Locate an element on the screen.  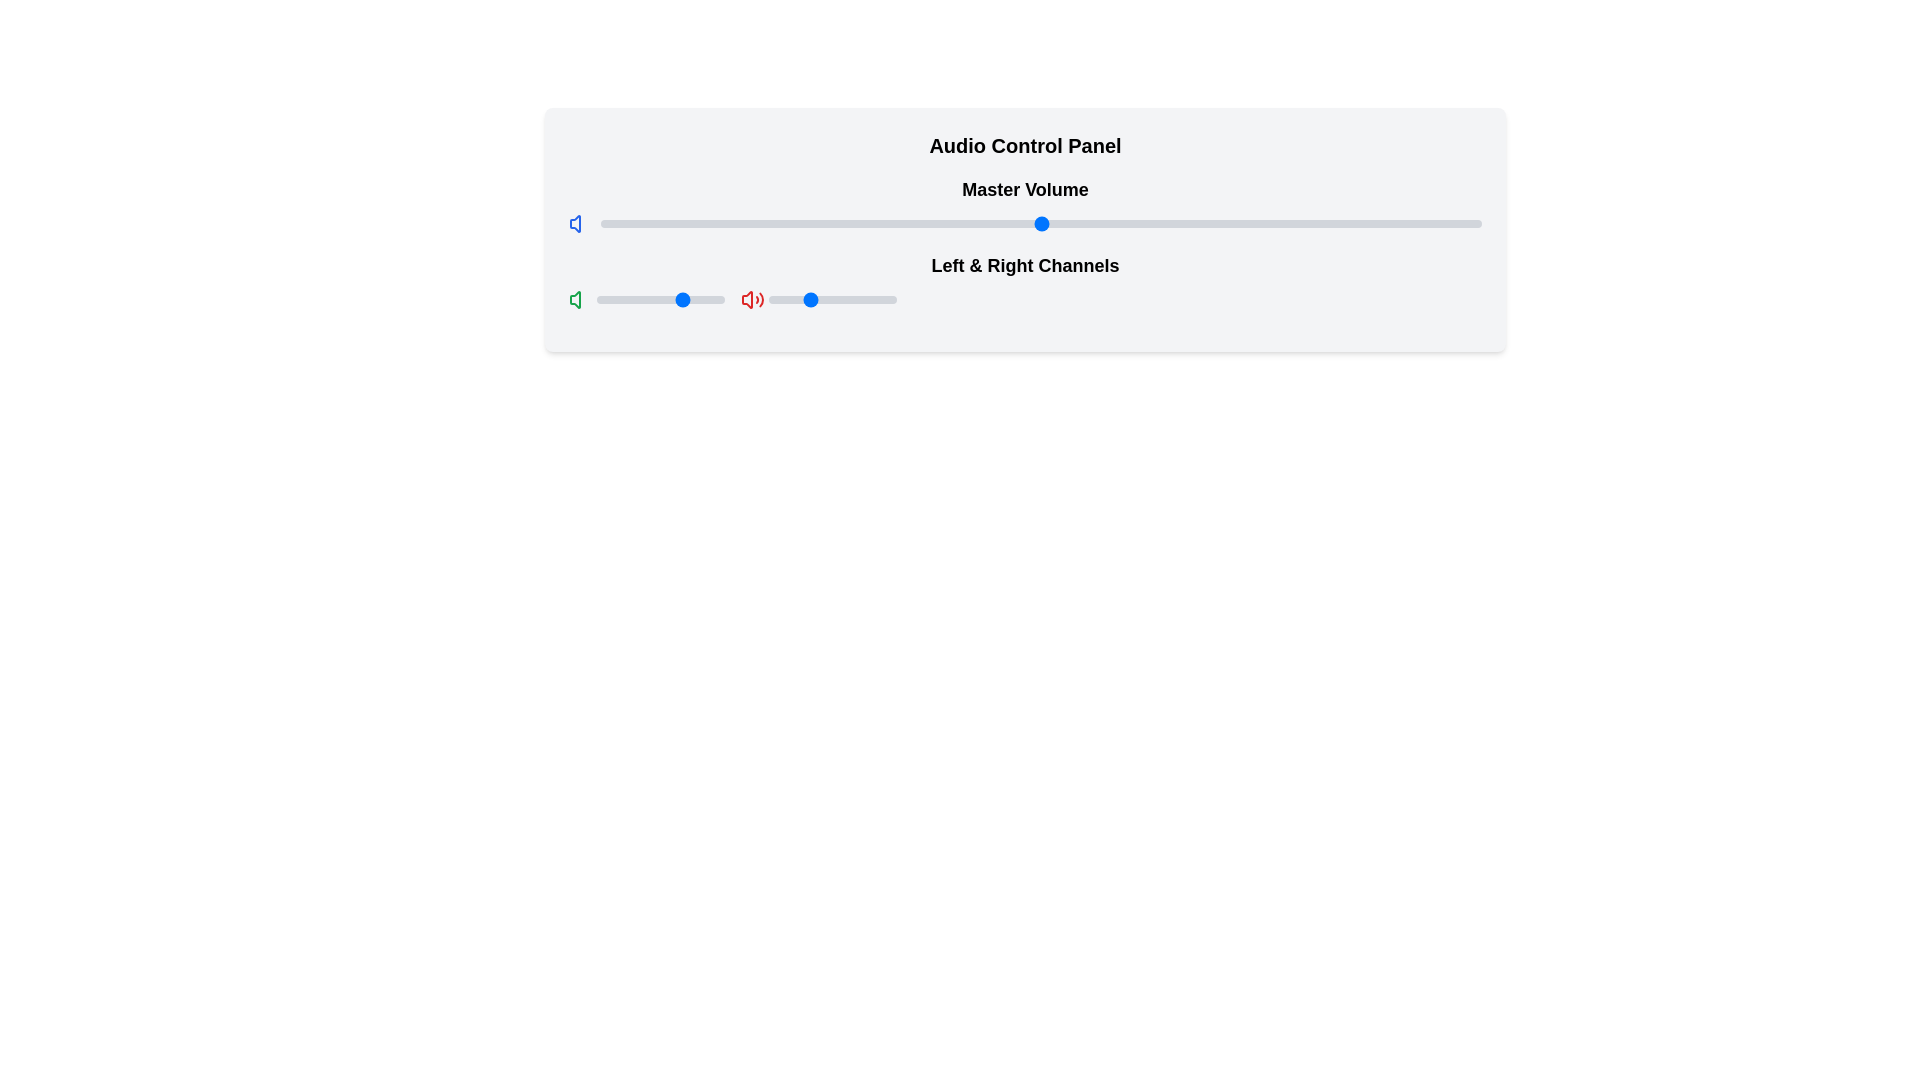
the master volume is located at coordinates (1200, 223).